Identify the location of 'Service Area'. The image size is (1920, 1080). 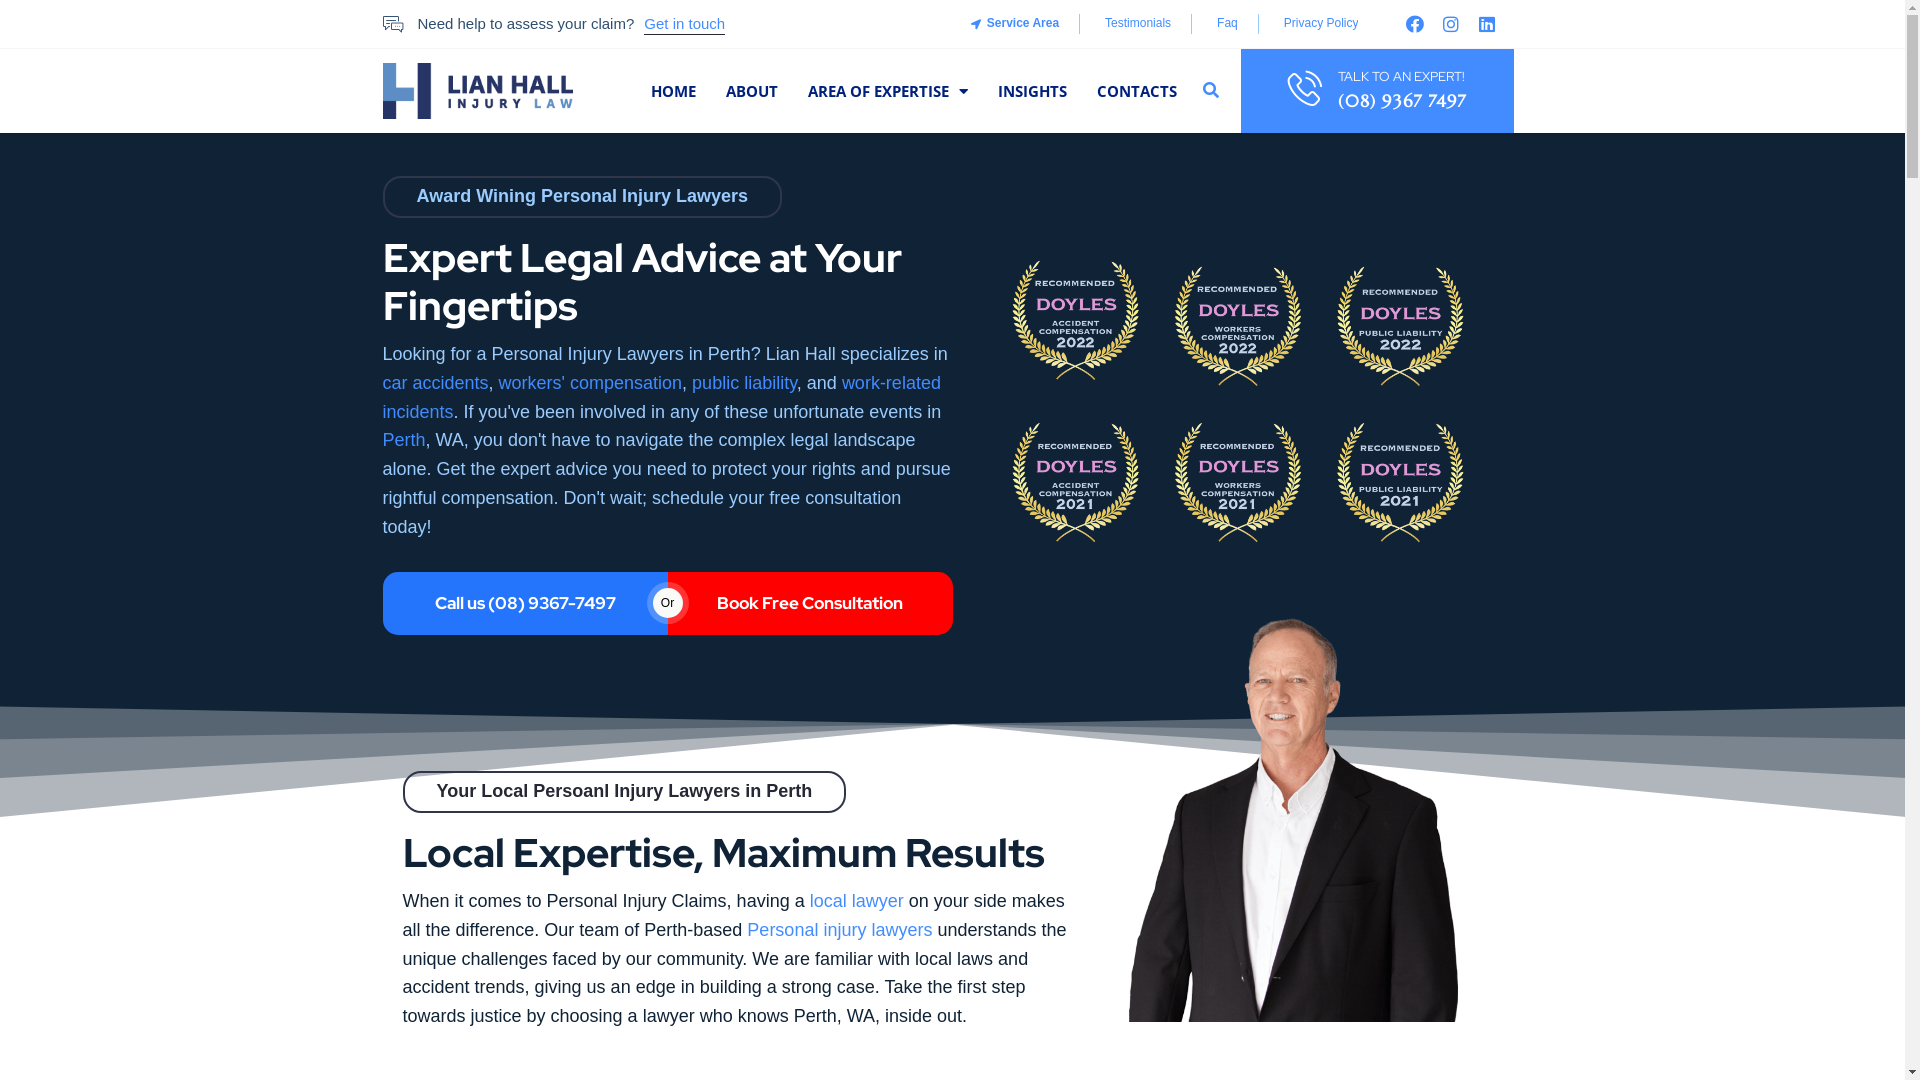
(969, 23).